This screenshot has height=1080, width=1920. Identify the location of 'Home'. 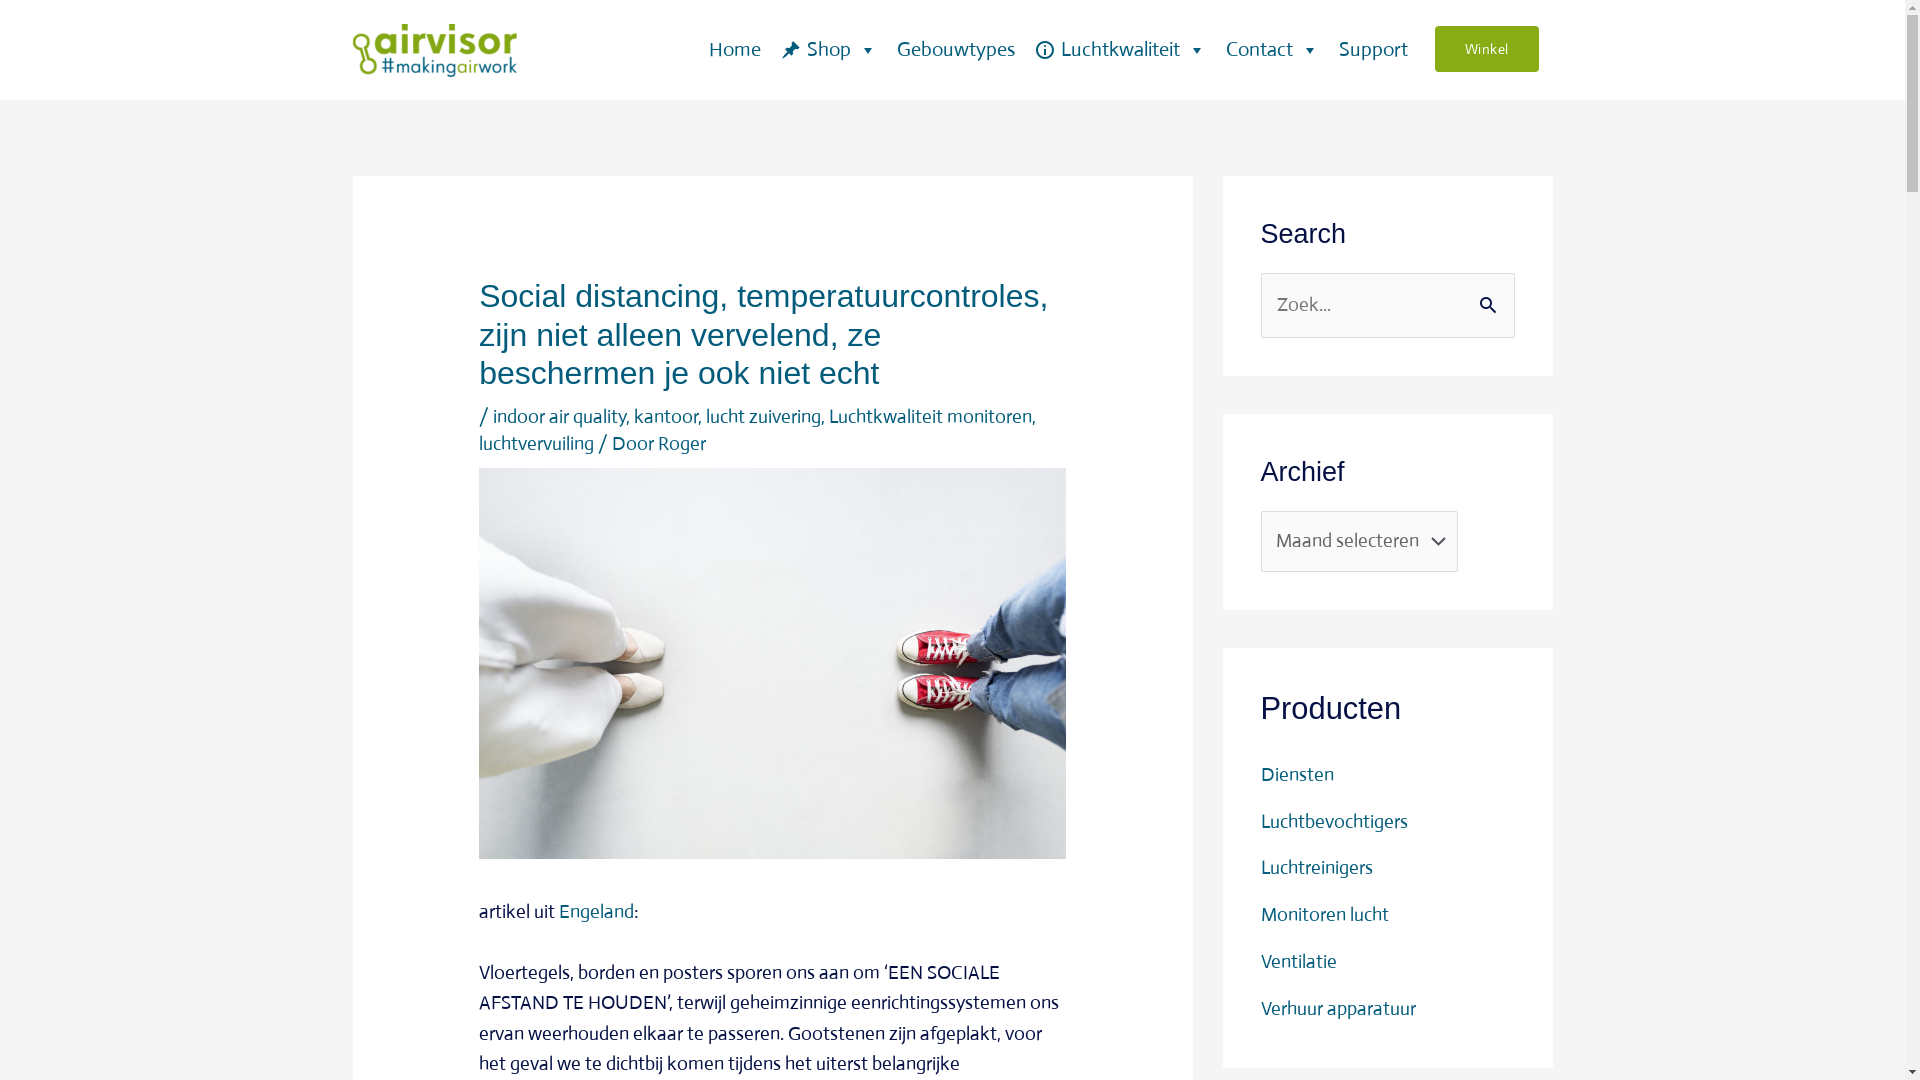
(733, 49).